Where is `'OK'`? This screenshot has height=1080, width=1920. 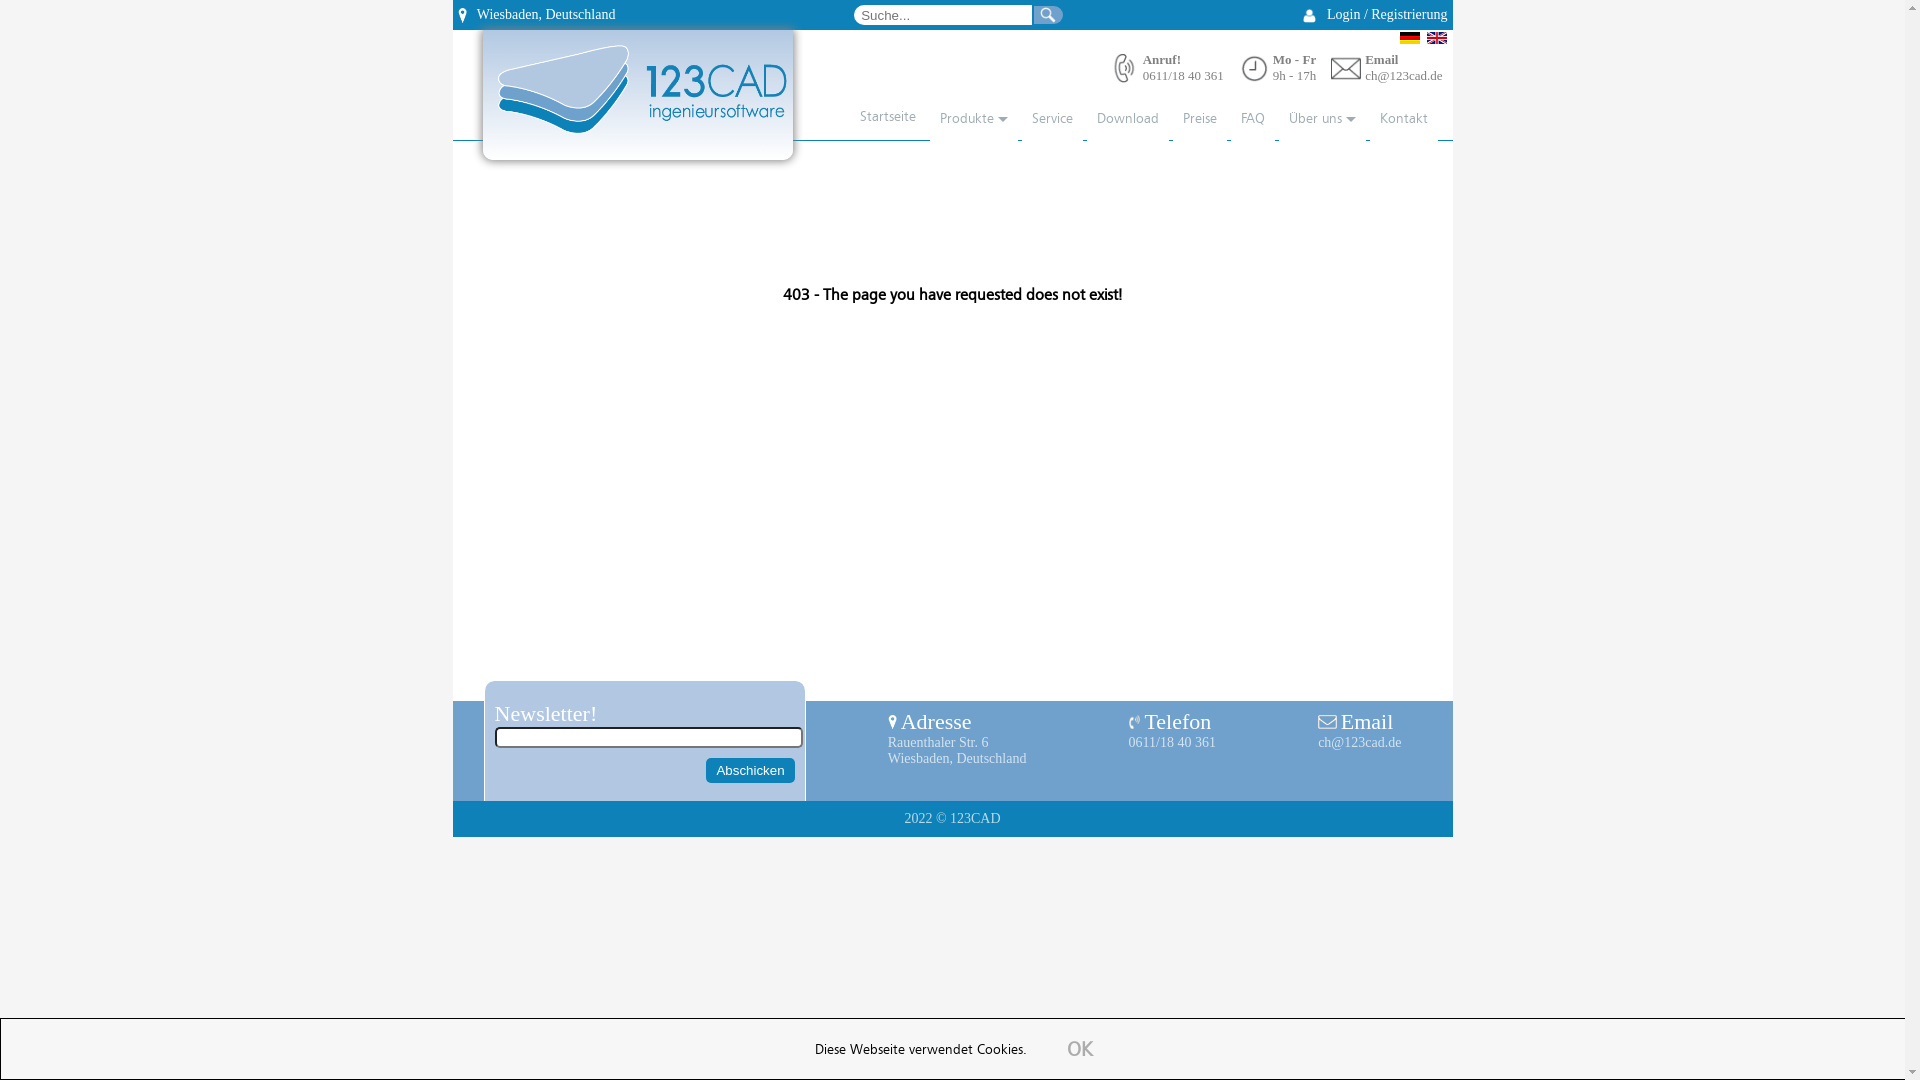 'OK' is located at coordinates (1079, 1049).